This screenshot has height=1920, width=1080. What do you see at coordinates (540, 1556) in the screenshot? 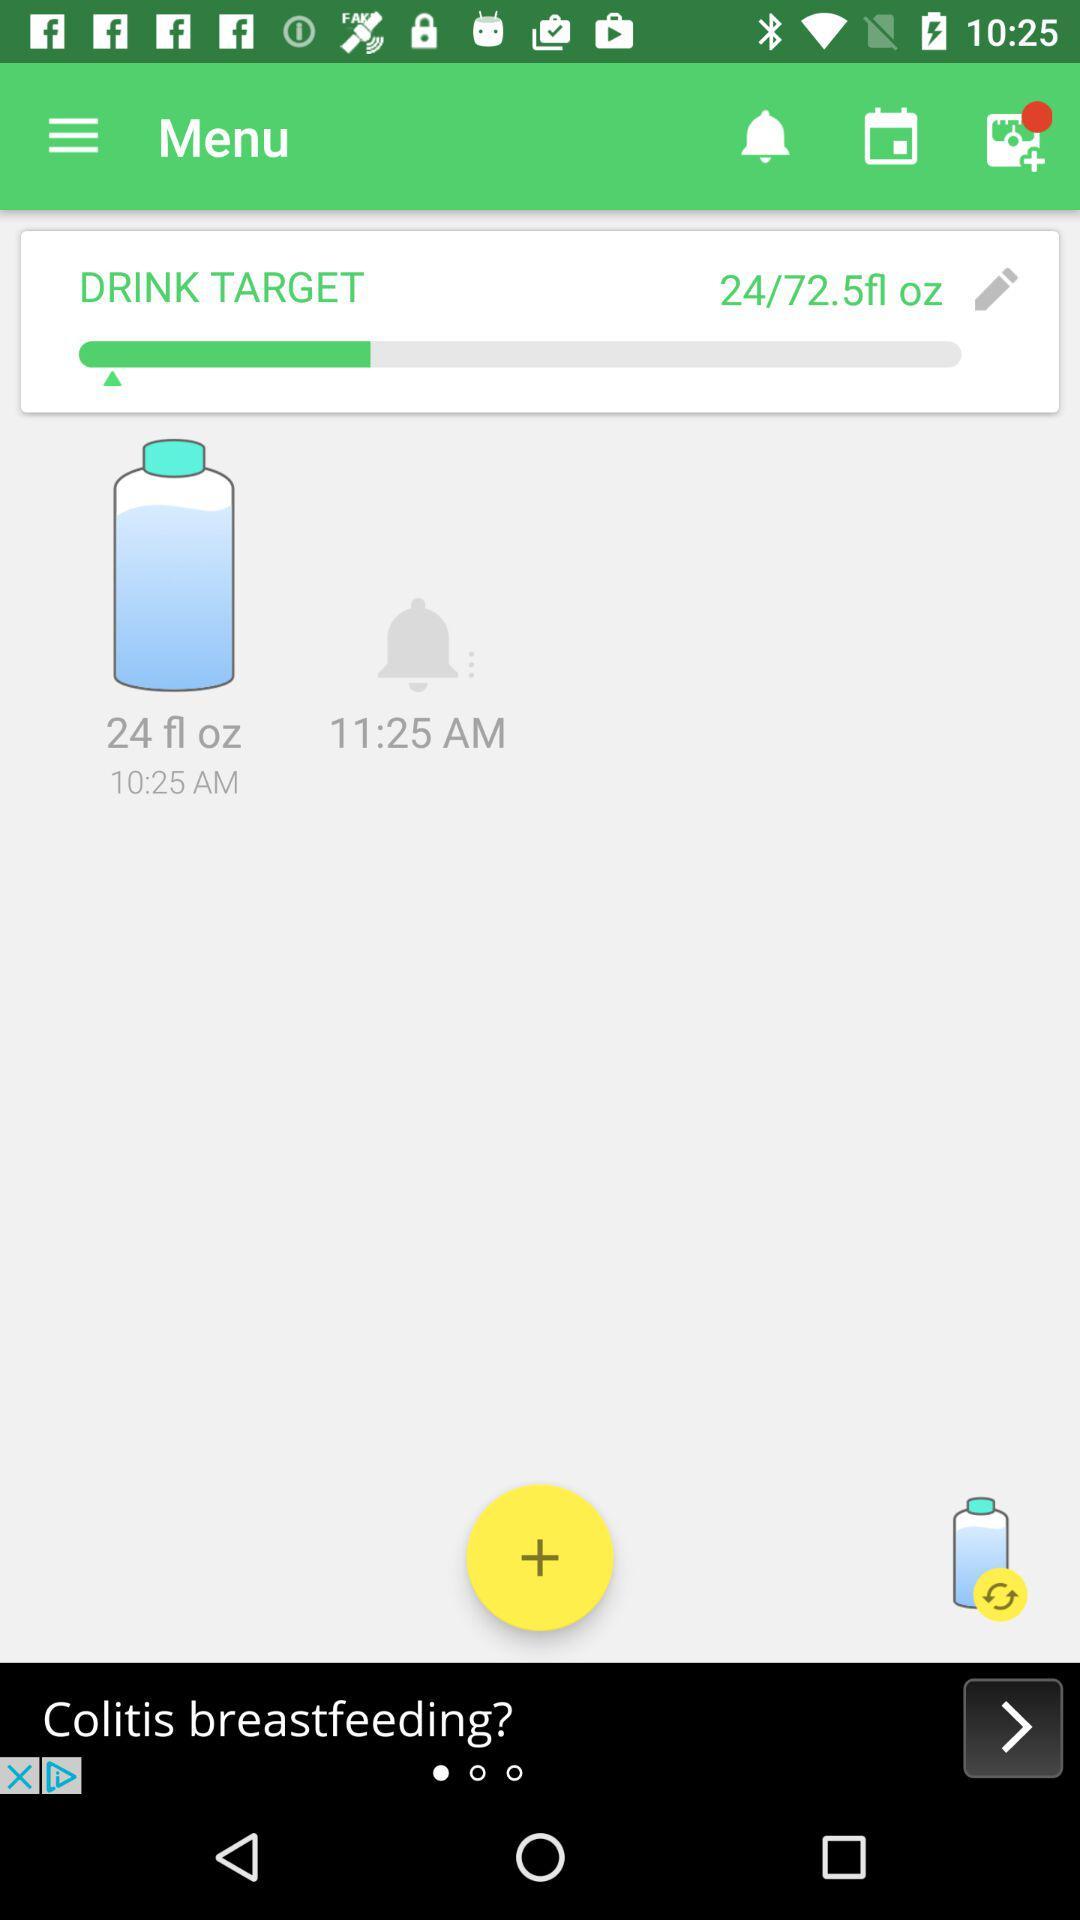
I see `drink` at bounding box center [540, 1556].